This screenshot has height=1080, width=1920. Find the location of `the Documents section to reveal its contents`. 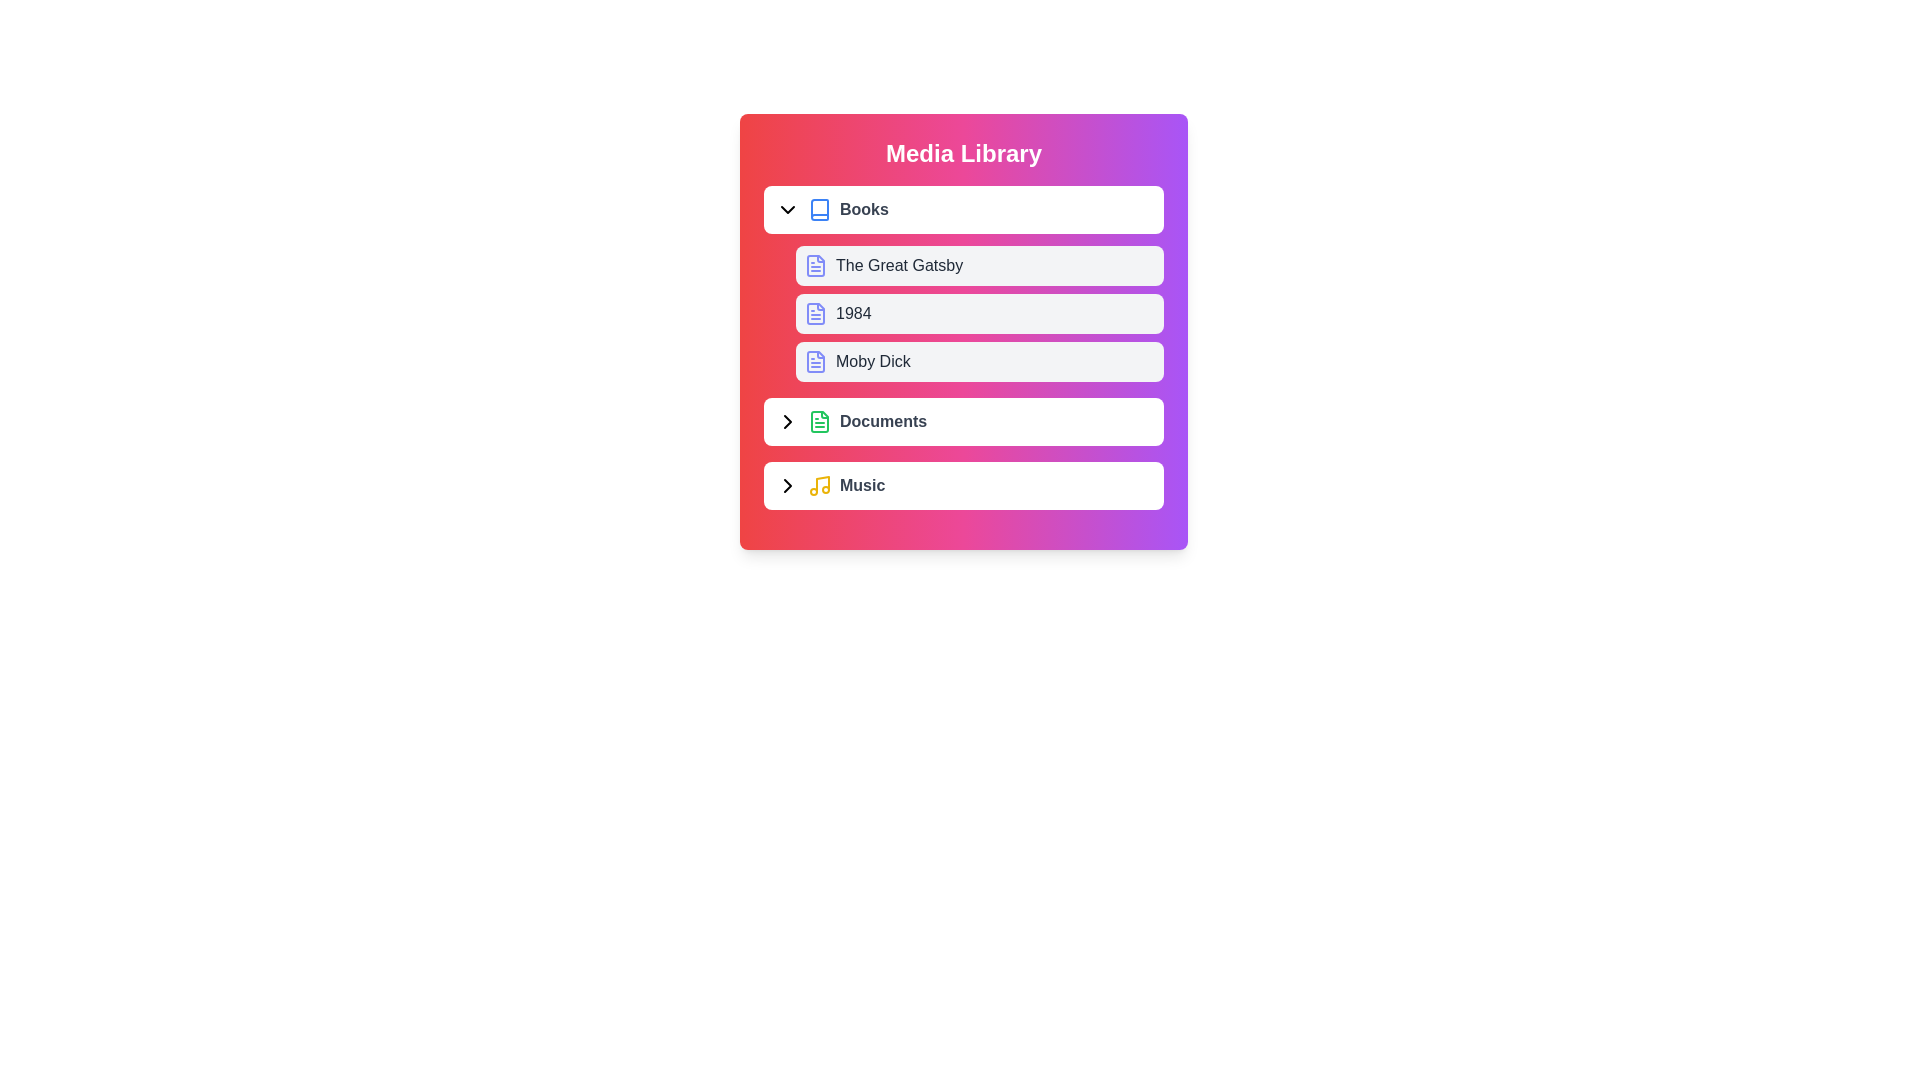

the Documents section to reveal its contents is located at coordinates (964, 420).